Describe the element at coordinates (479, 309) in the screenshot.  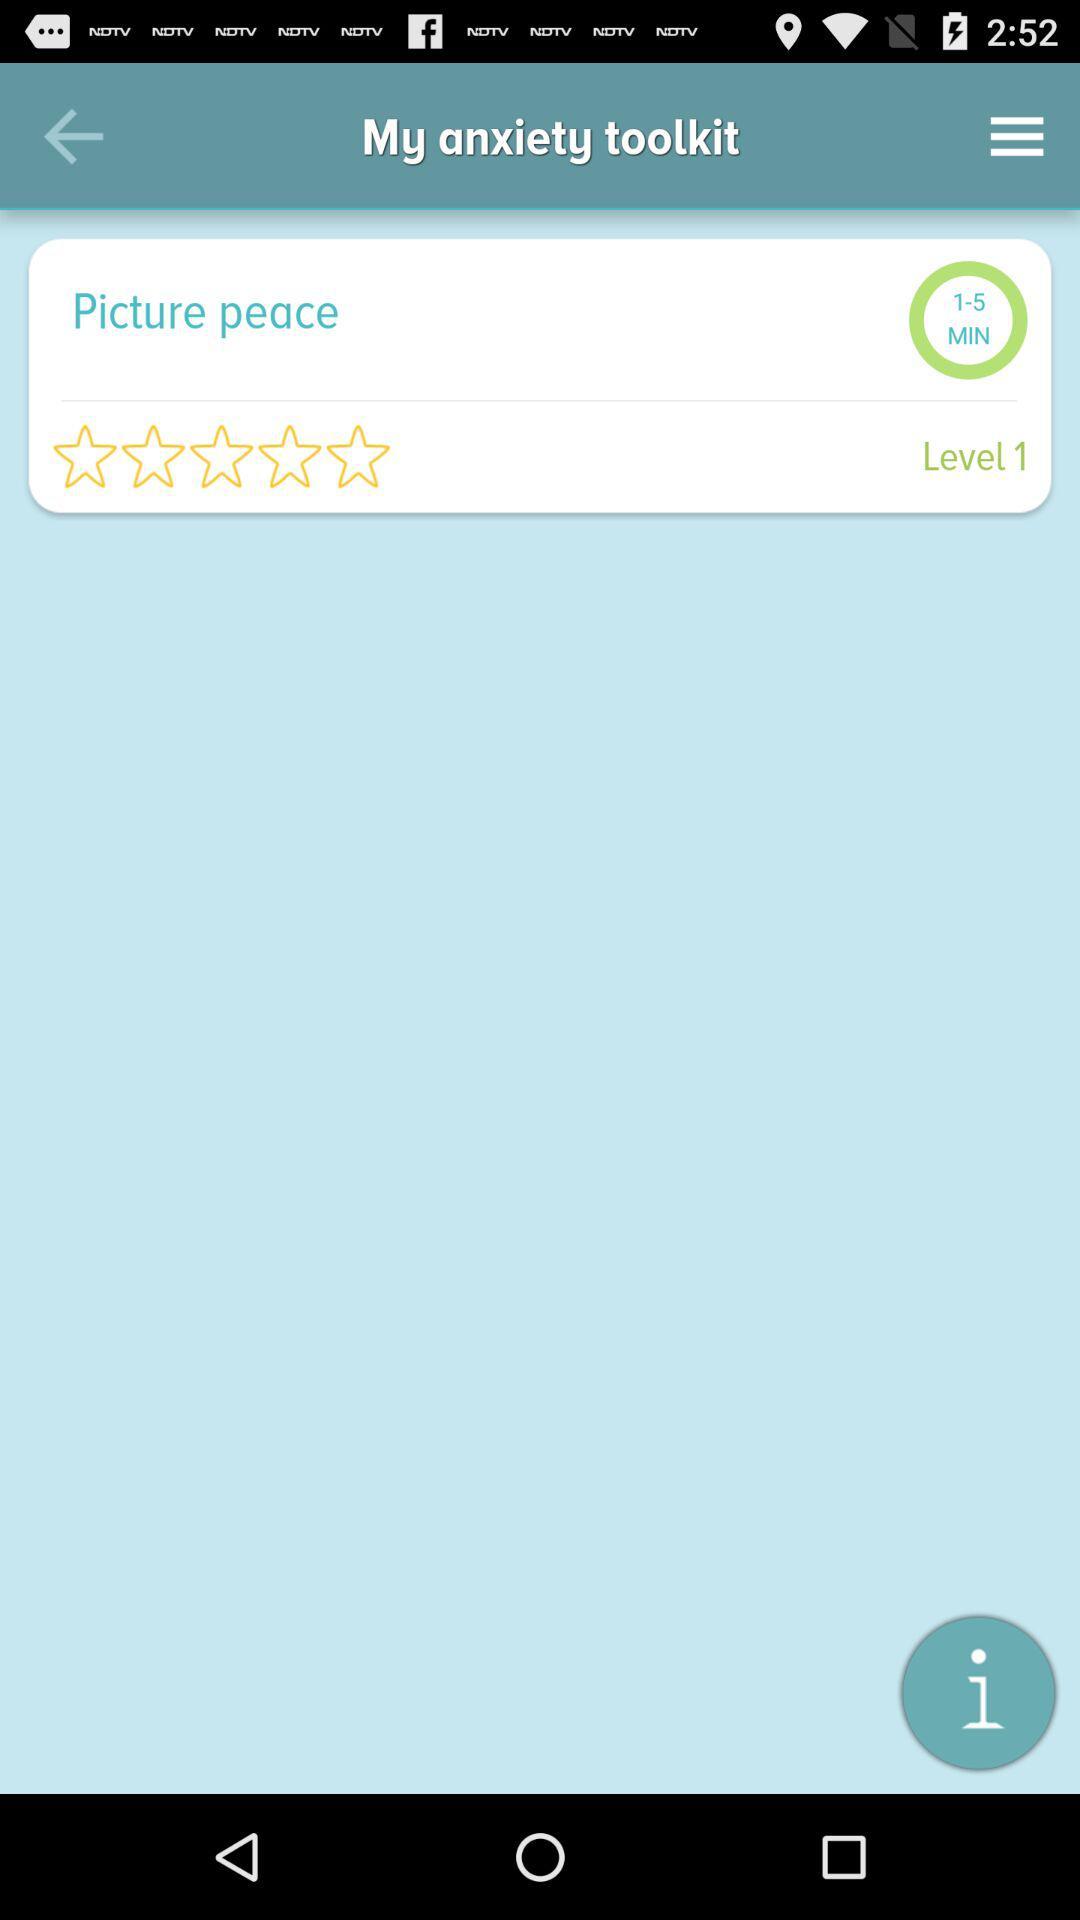
I see `the picture peace item` at that location.